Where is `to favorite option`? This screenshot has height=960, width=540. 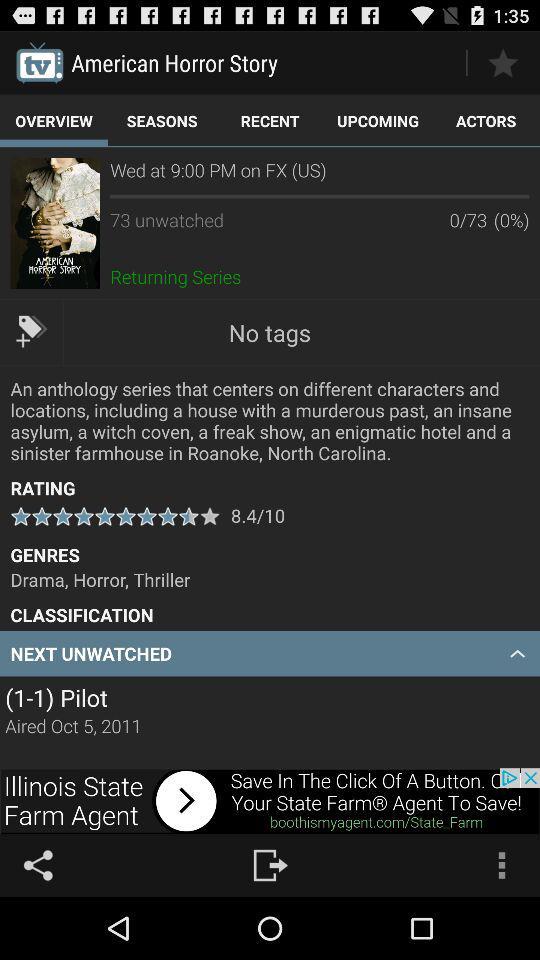
to favorite option is located at coordinates (502, 62).